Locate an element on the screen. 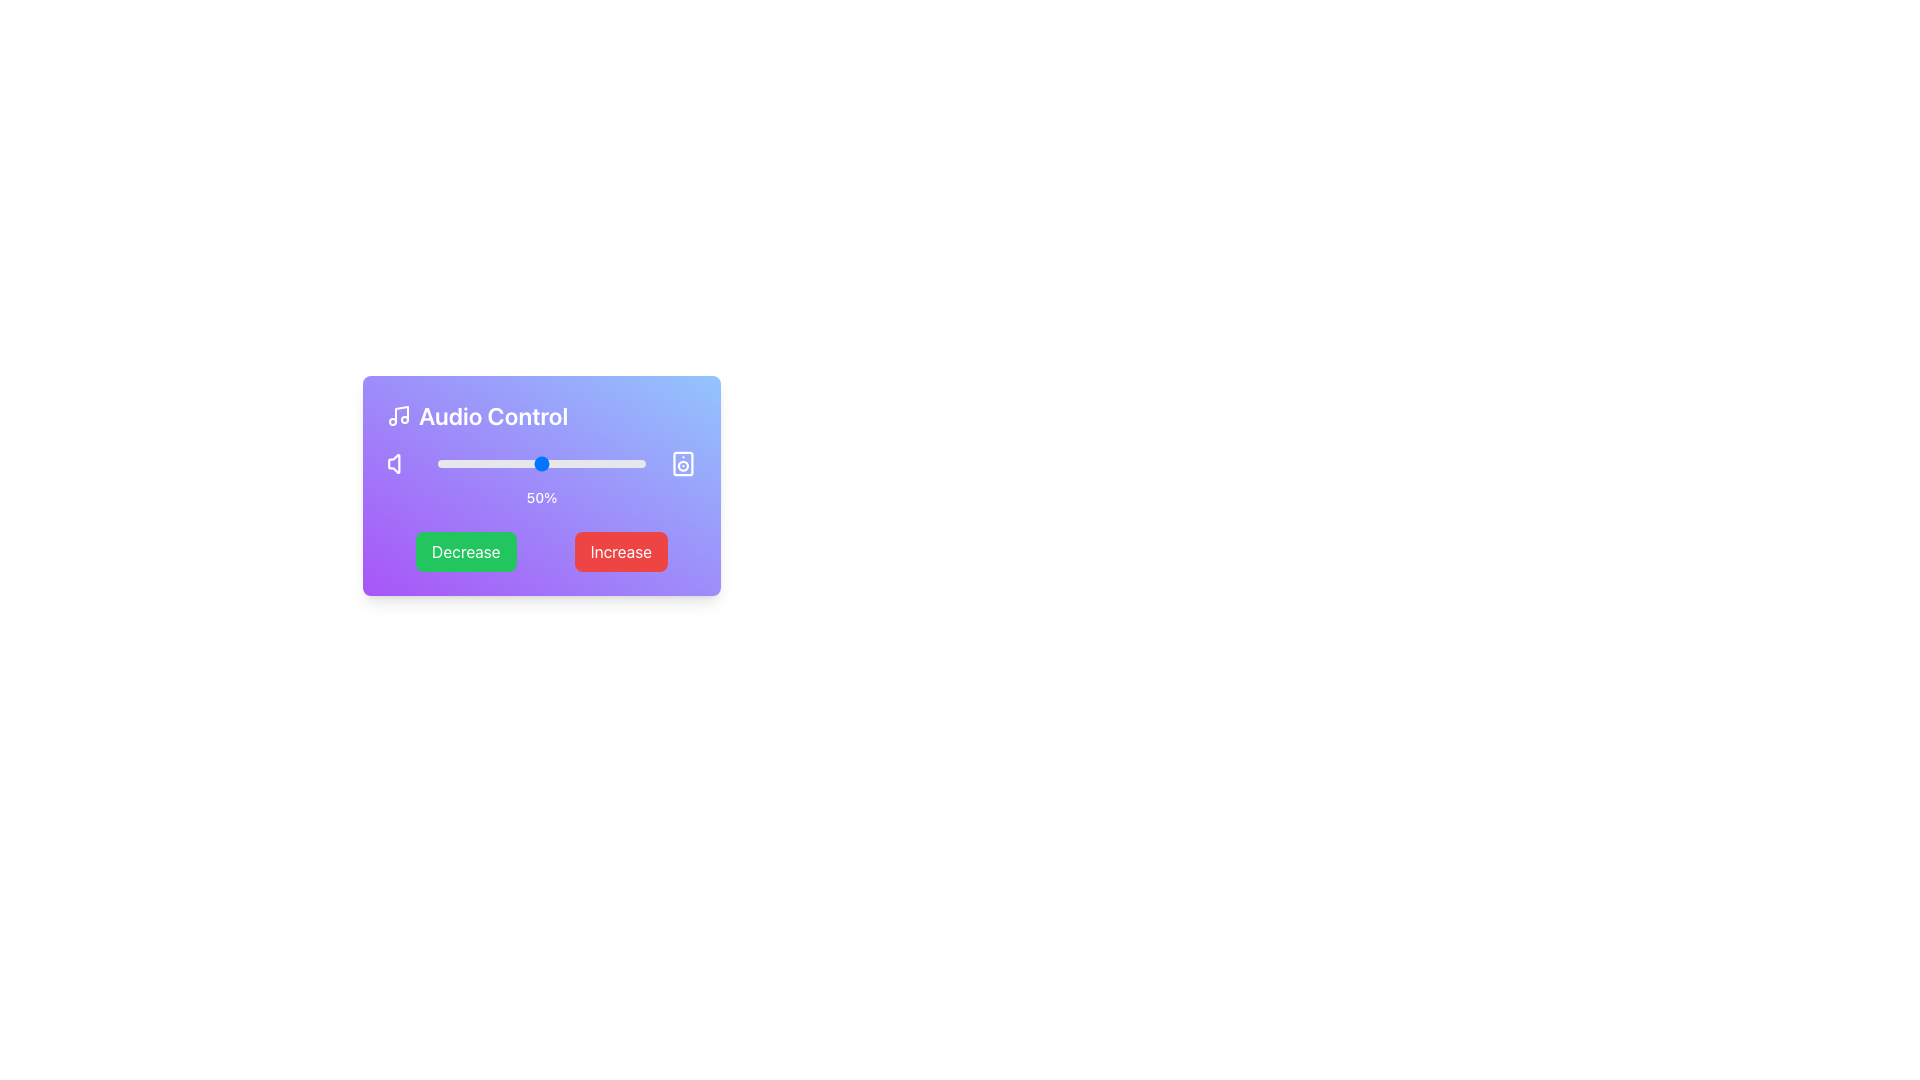 The height and width of the screenshot is (1080, 1920). the increase button located at the bottom right corner of the card-like interface is located at coordinates (620, 551).